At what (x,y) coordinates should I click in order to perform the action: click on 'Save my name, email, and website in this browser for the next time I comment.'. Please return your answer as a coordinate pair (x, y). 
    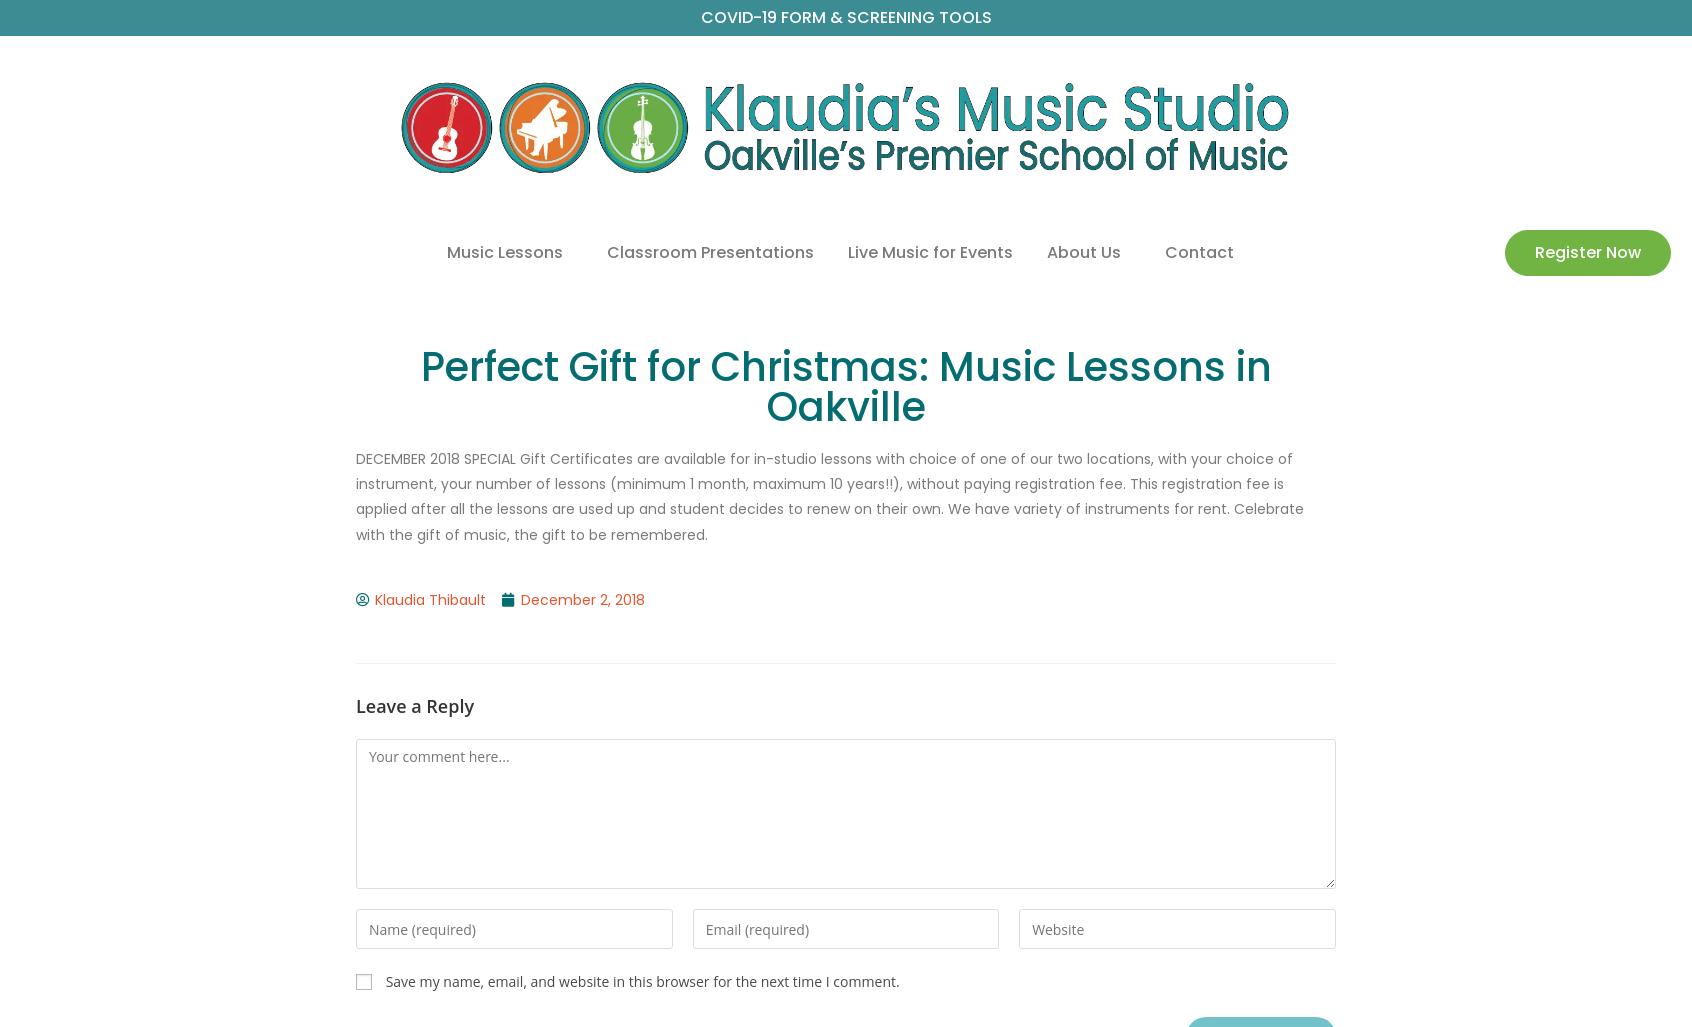
    Looking at the image, I should click on (641, 980).